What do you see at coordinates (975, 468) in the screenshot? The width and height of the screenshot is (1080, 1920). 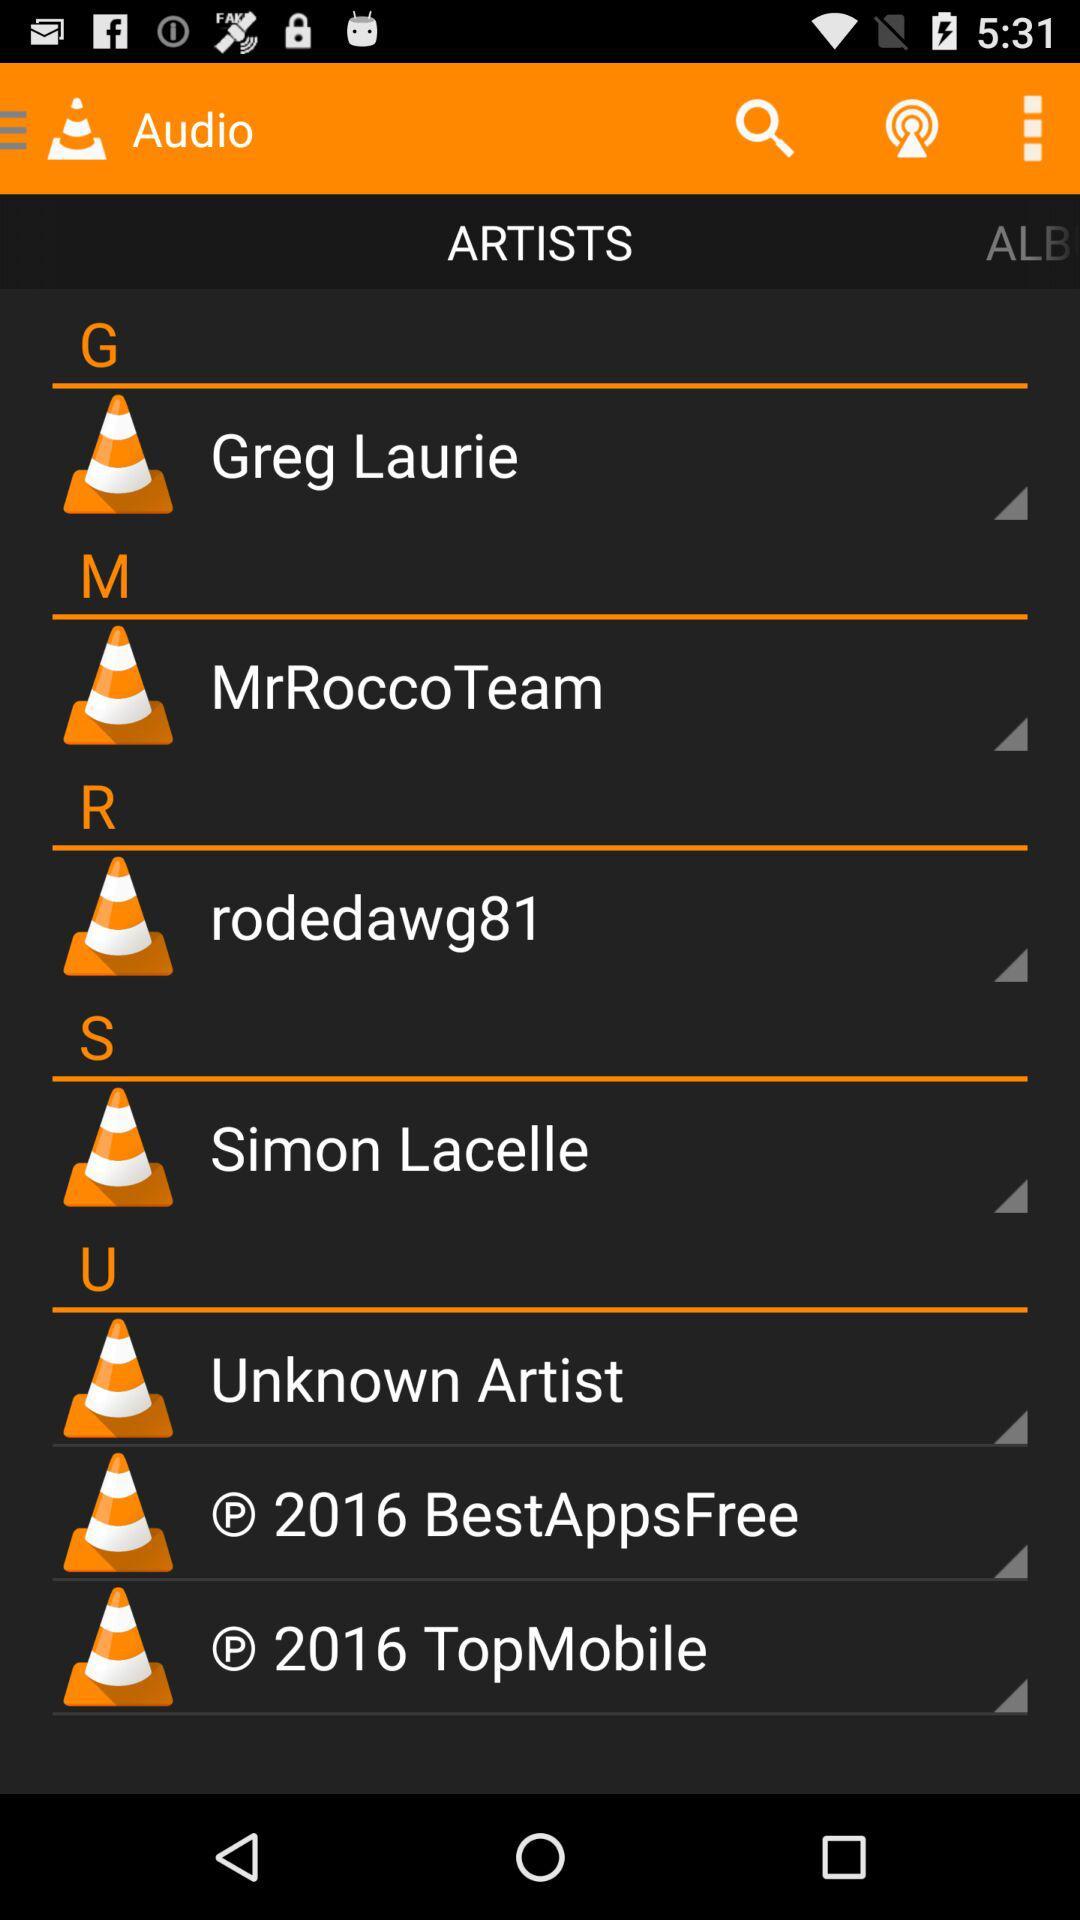 I see `user` at bounding box center [975, 468].